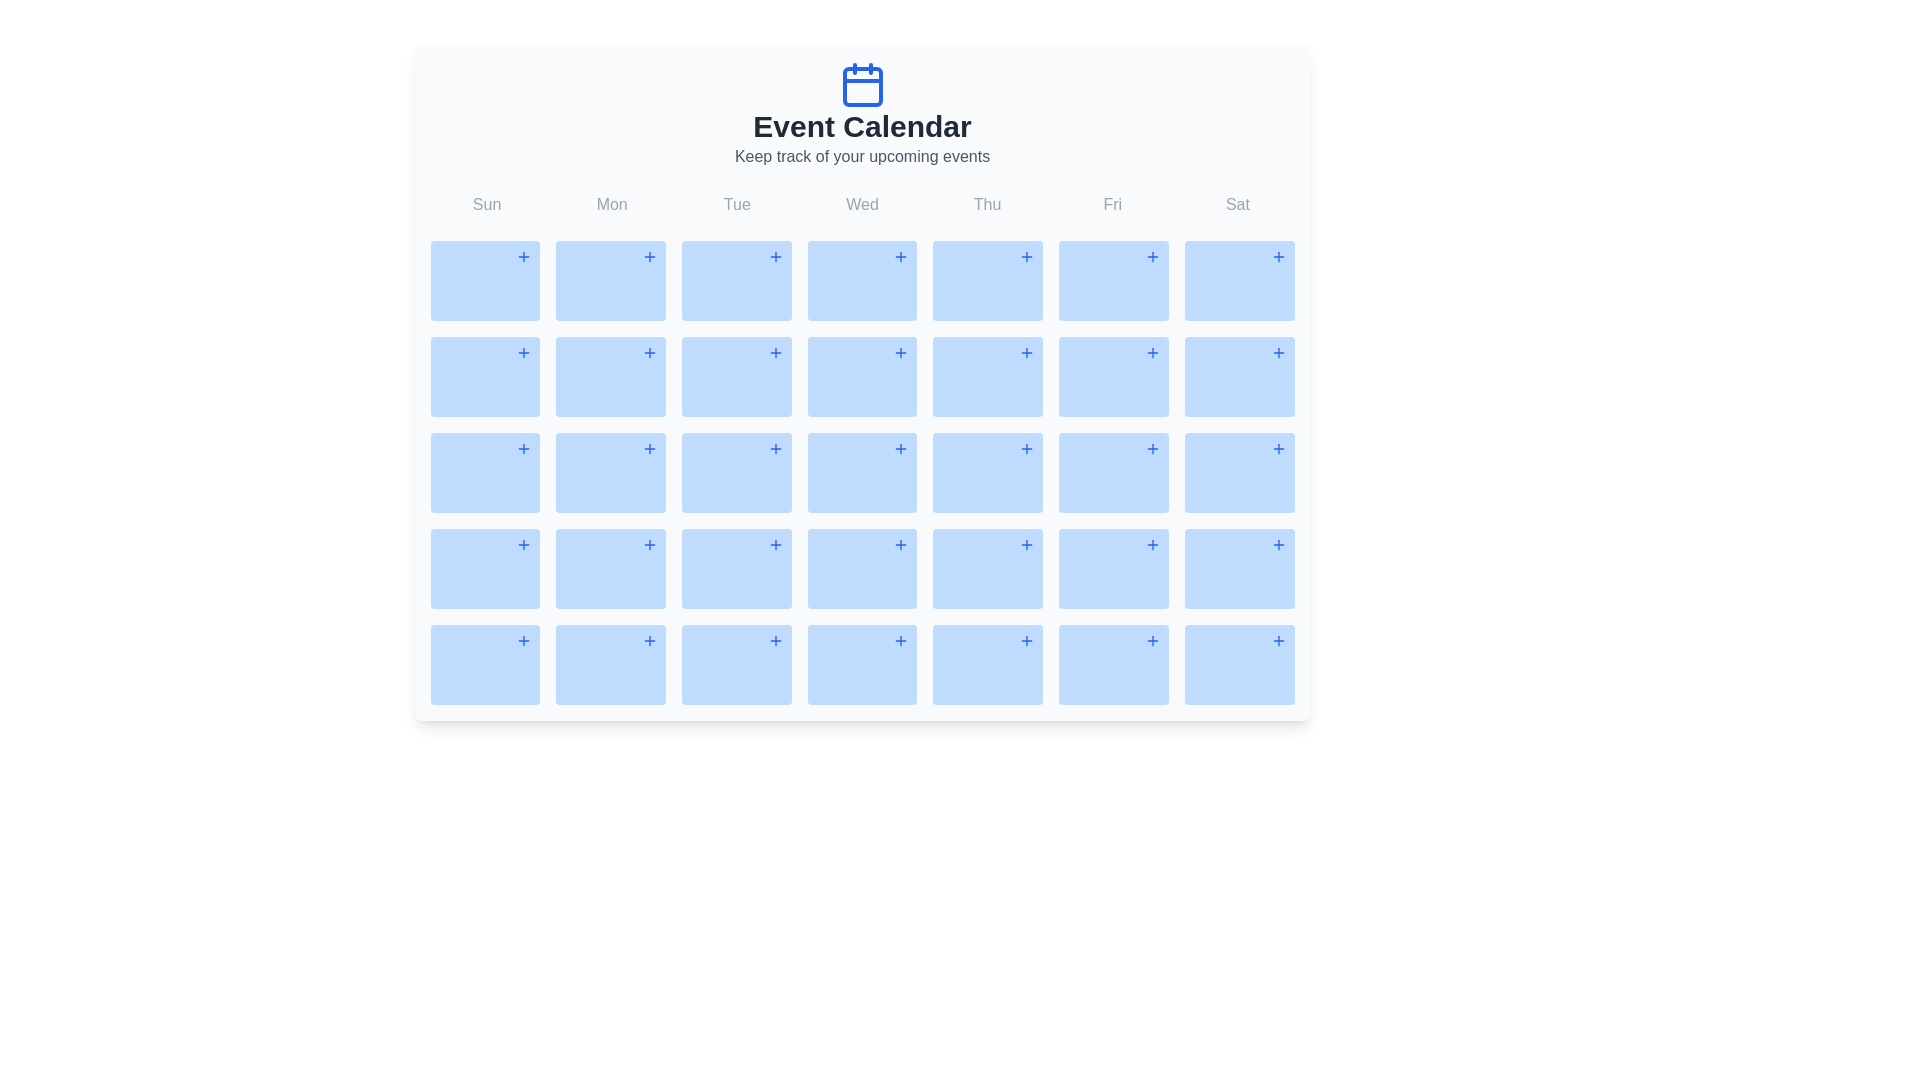 The image size is (1920, 1080). Describe the element at coordinates (485, 569) in the screenshot. I see `the interactive calendar tile, which is a light blue rectangular tile with softly rounded corners located in the sixth row and first column of the grid` at that location.